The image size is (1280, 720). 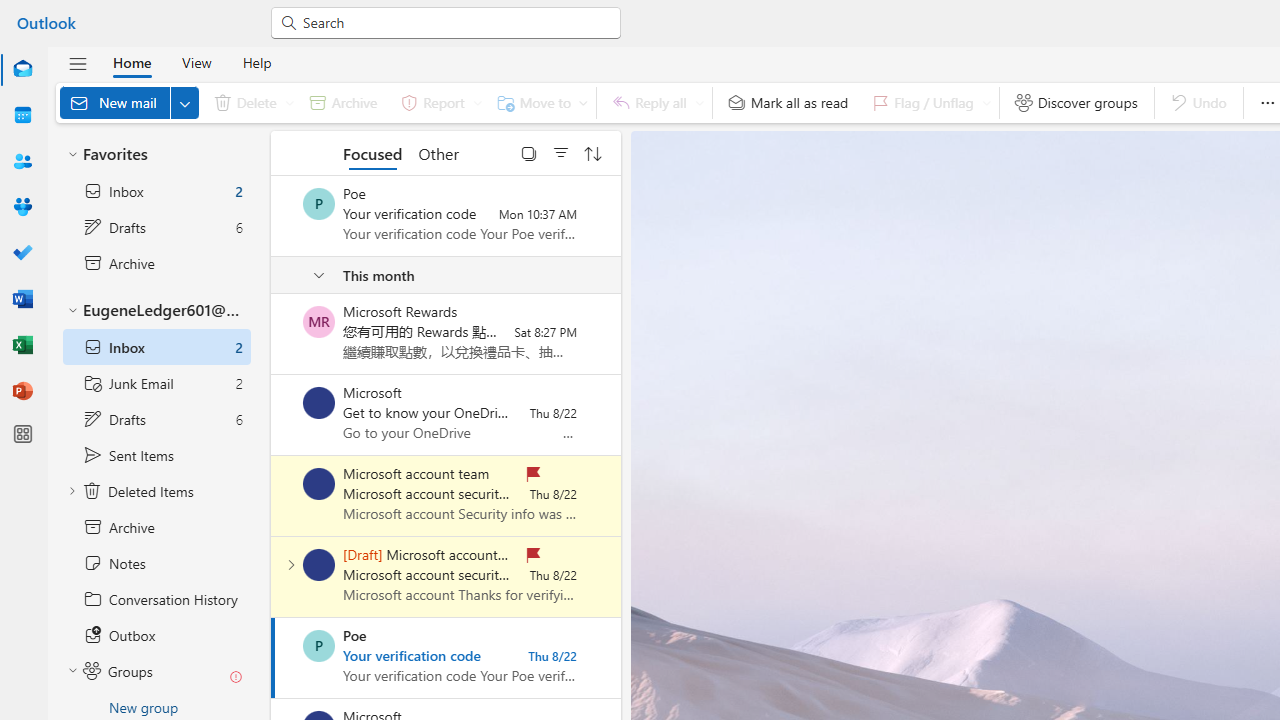 I want to click on 'Word', so click(x=23, y=298).